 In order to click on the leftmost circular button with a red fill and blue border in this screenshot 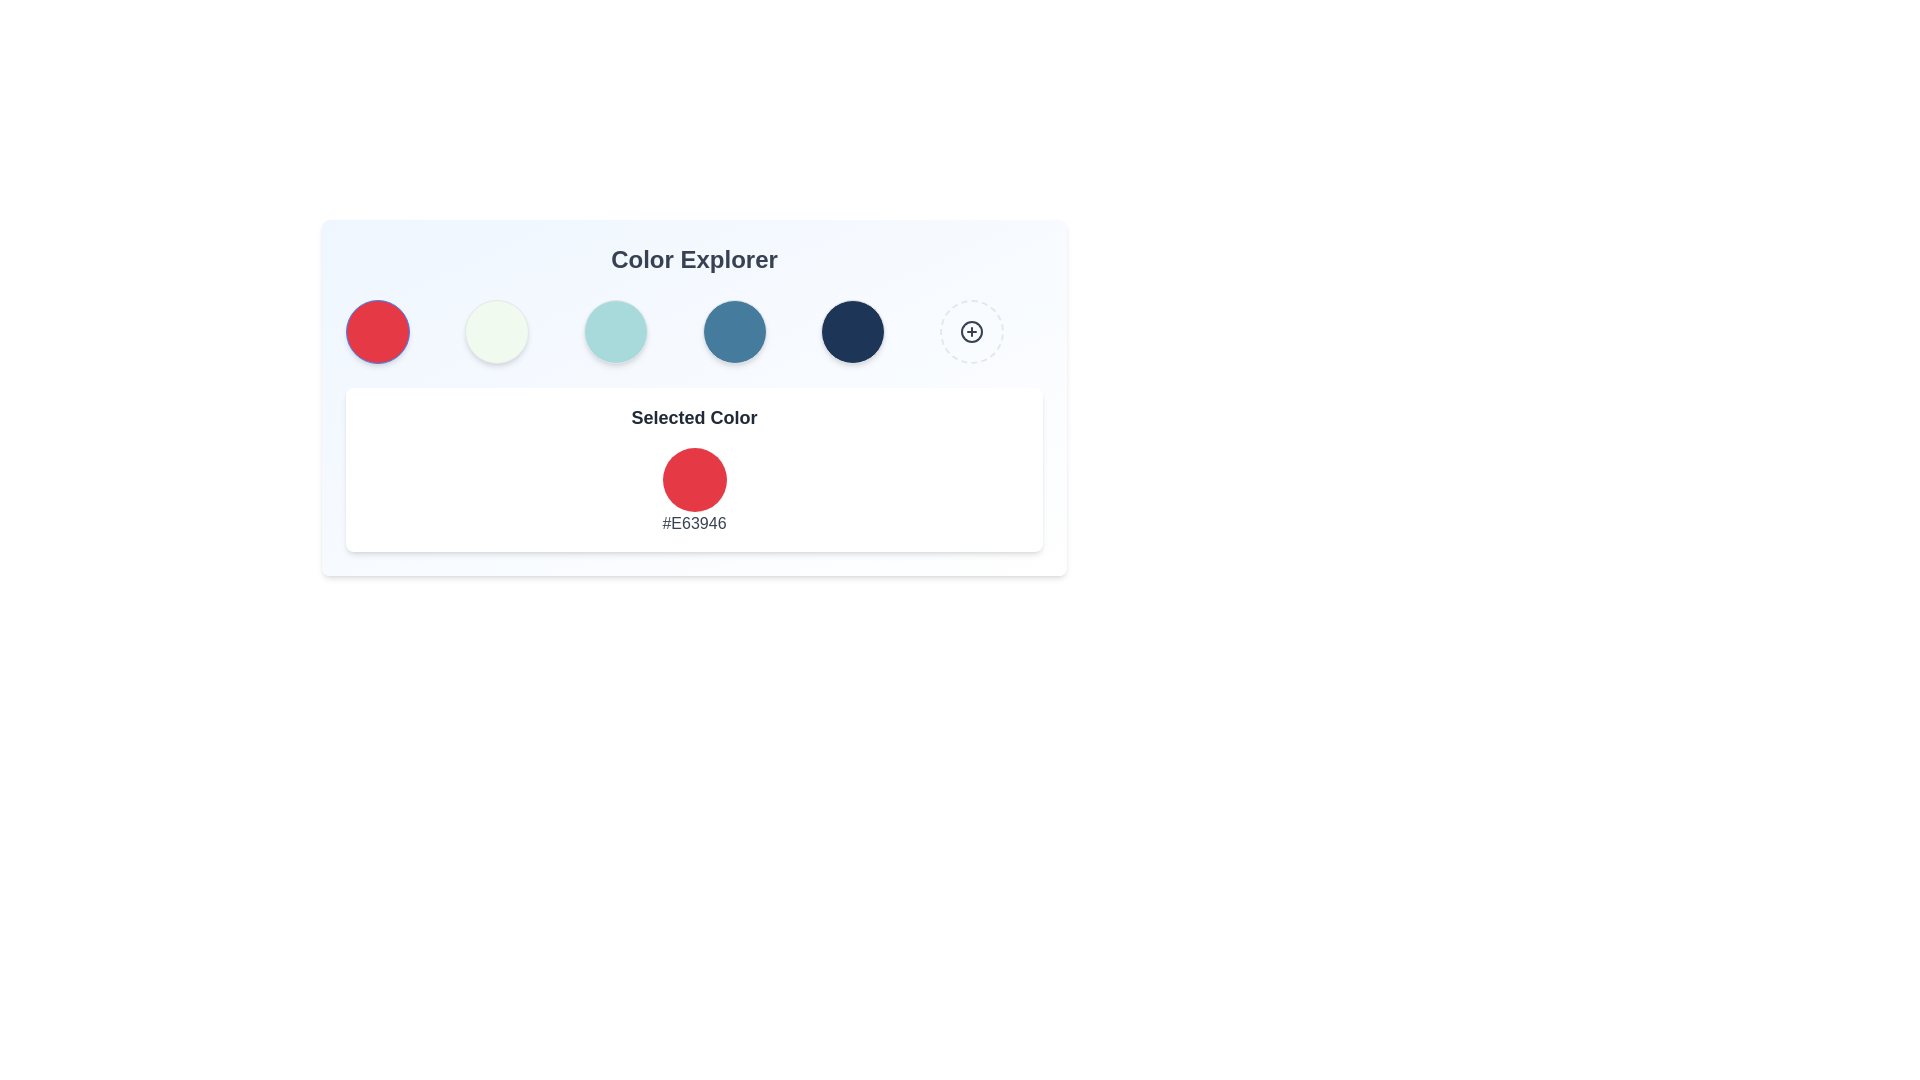, I will do `click(378, 330)`.